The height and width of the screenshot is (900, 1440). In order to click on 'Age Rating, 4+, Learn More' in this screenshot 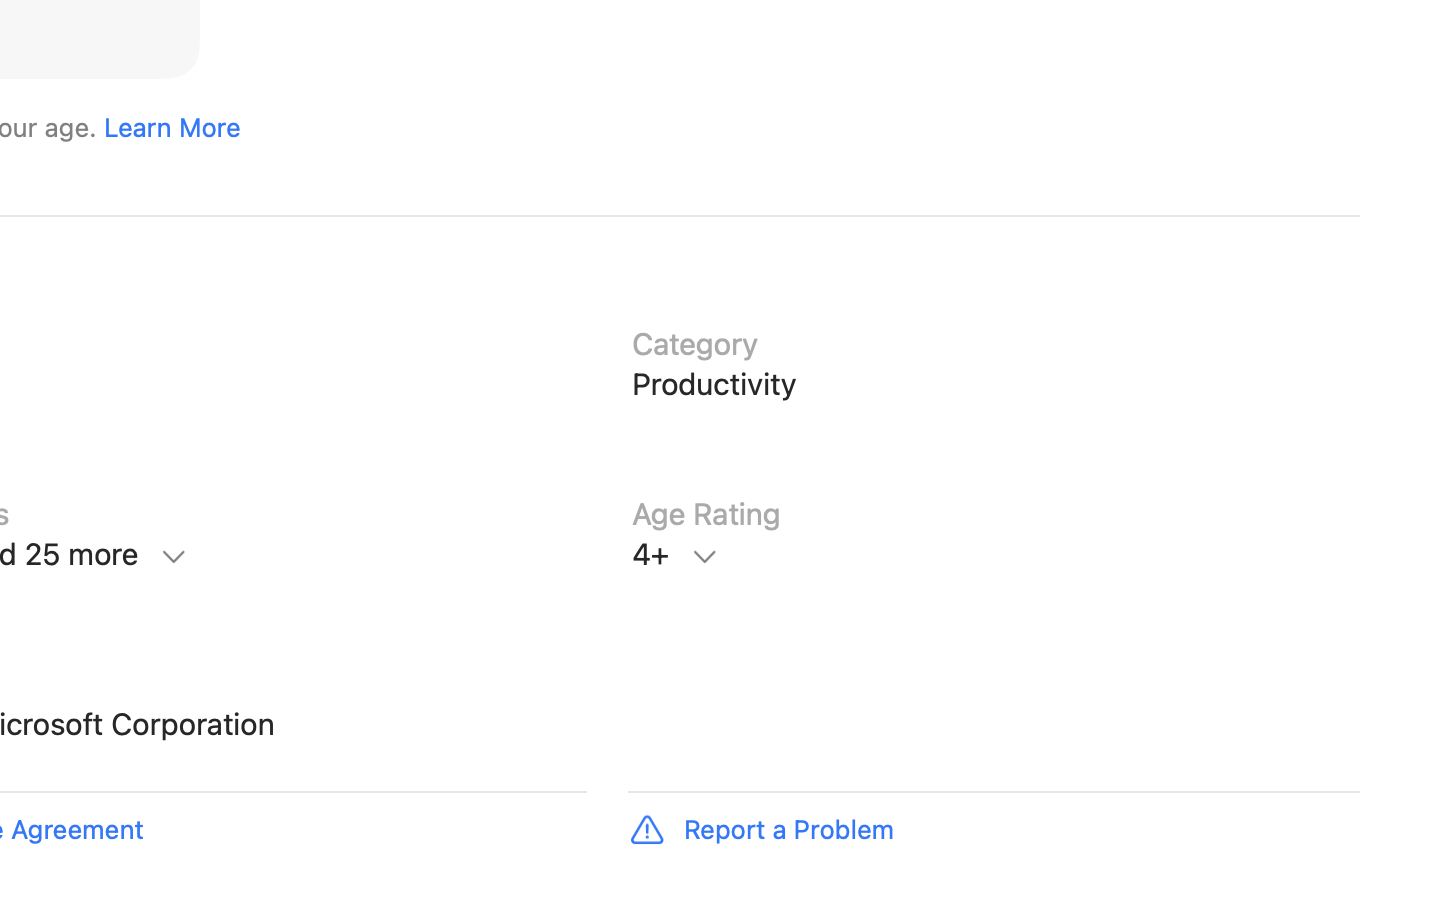, I will do `click(993, 554)`.